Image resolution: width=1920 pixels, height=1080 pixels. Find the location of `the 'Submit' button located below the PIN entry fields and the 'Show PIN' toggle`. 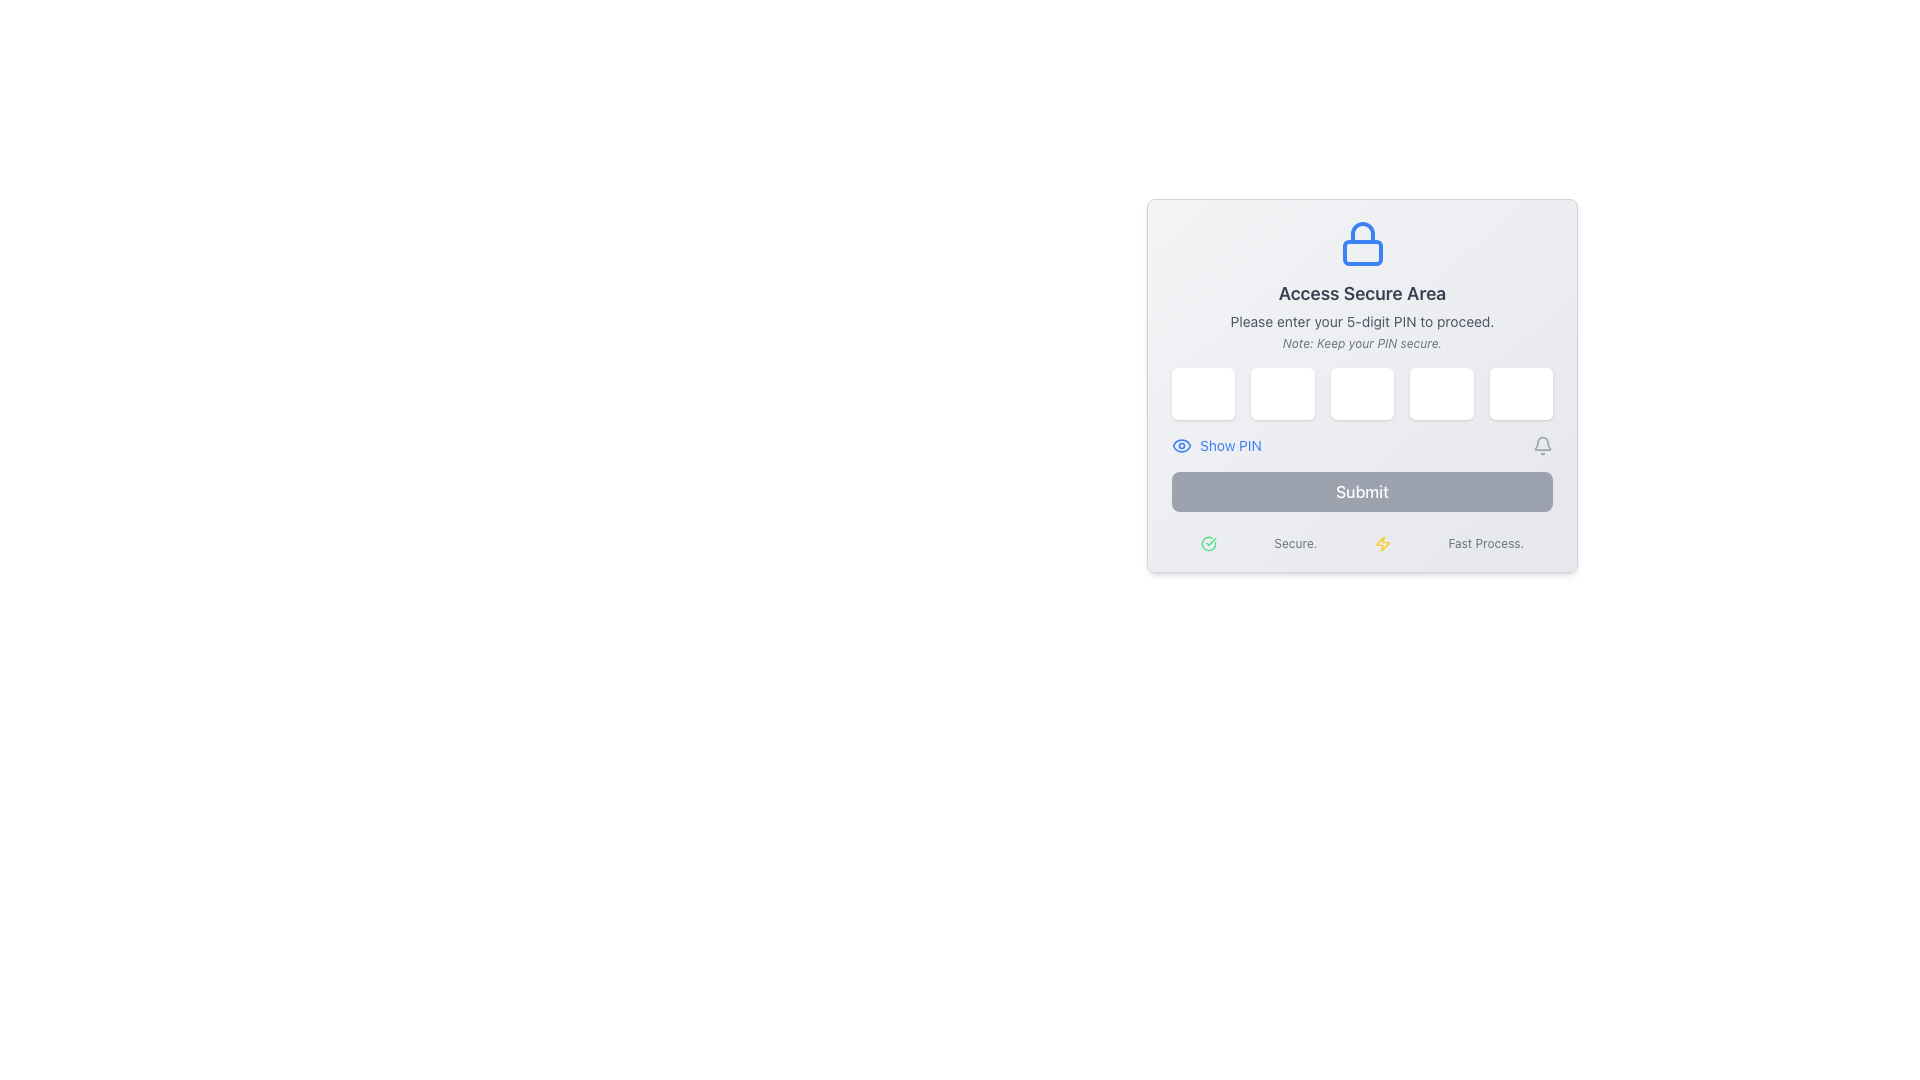

the 'Submit' button located below the PIN entry fields and the 'Show PIN' toggle is located at coordinates (1361, 492).